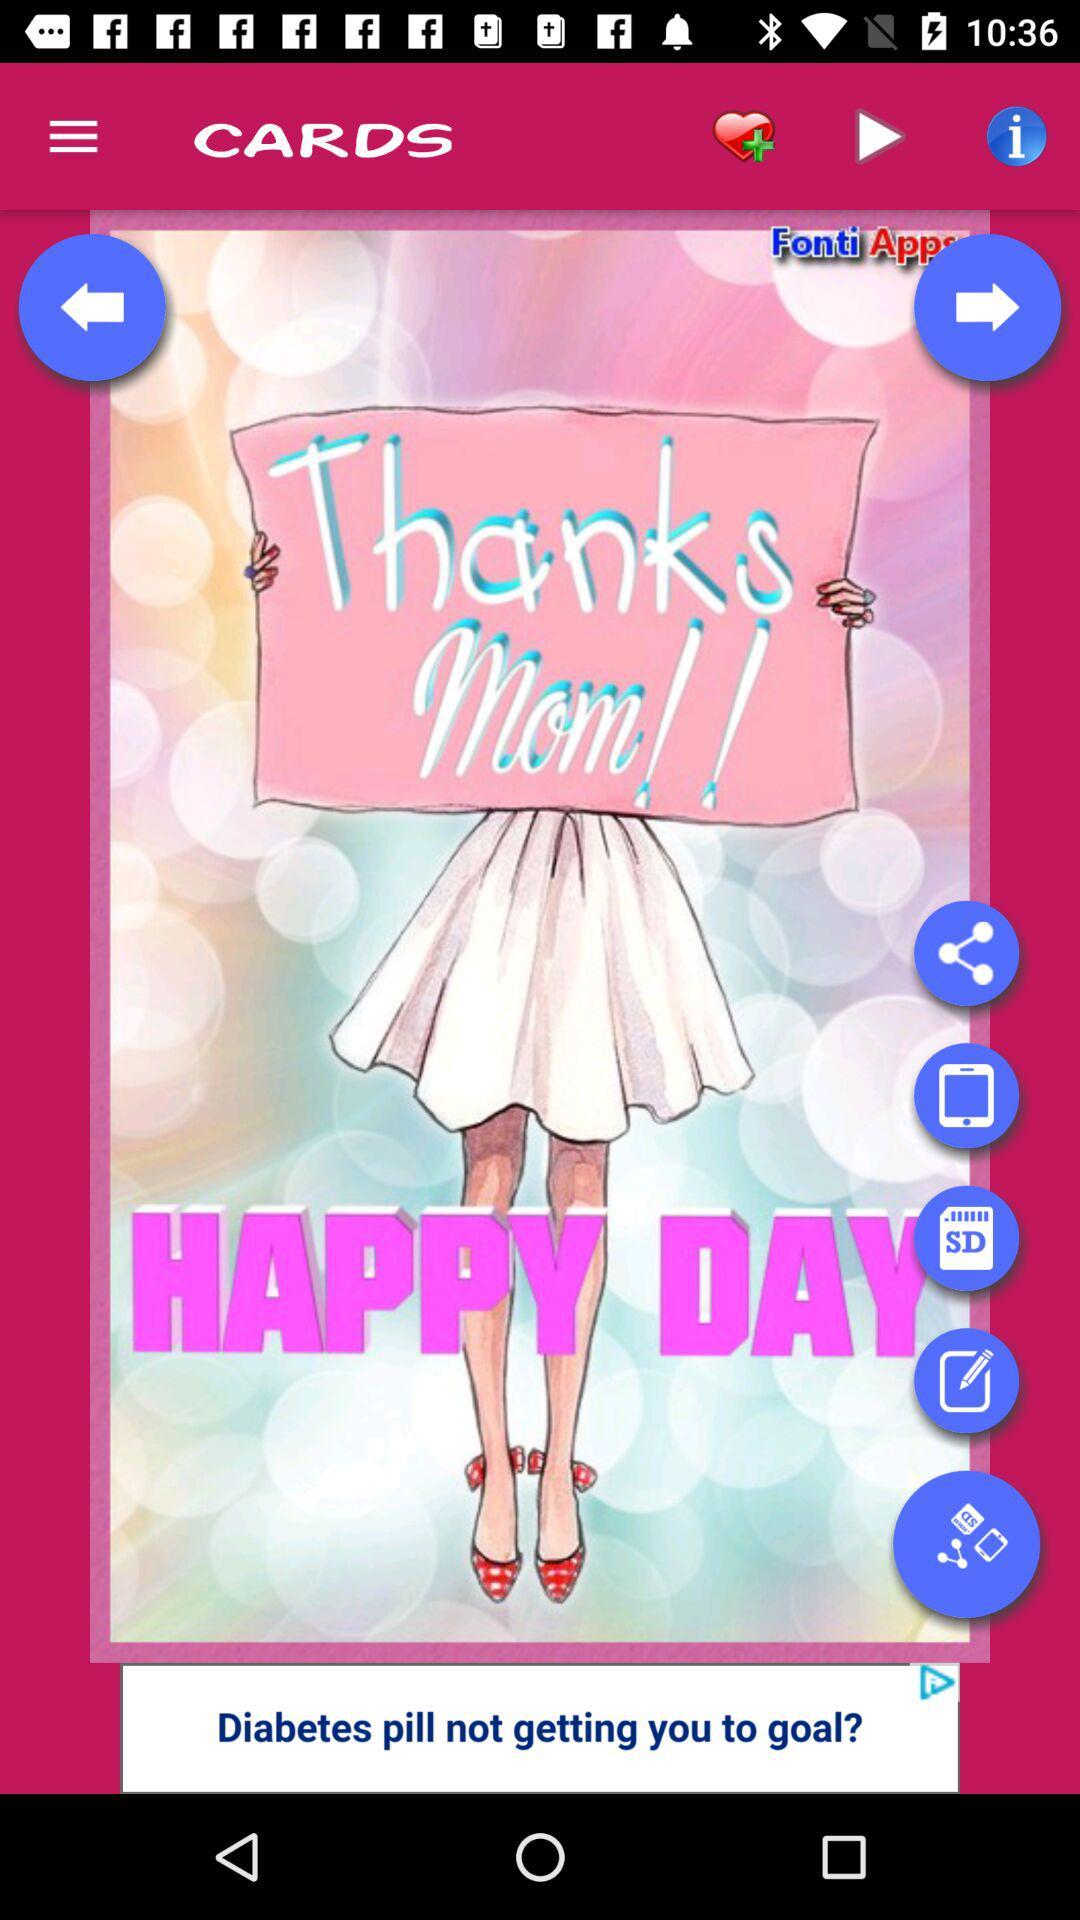 The height and width of the screenshot is (1920, 1080). Describe the element at coordinates (986, 306) in the screenshot. I see `this button is for the next page` at that location.